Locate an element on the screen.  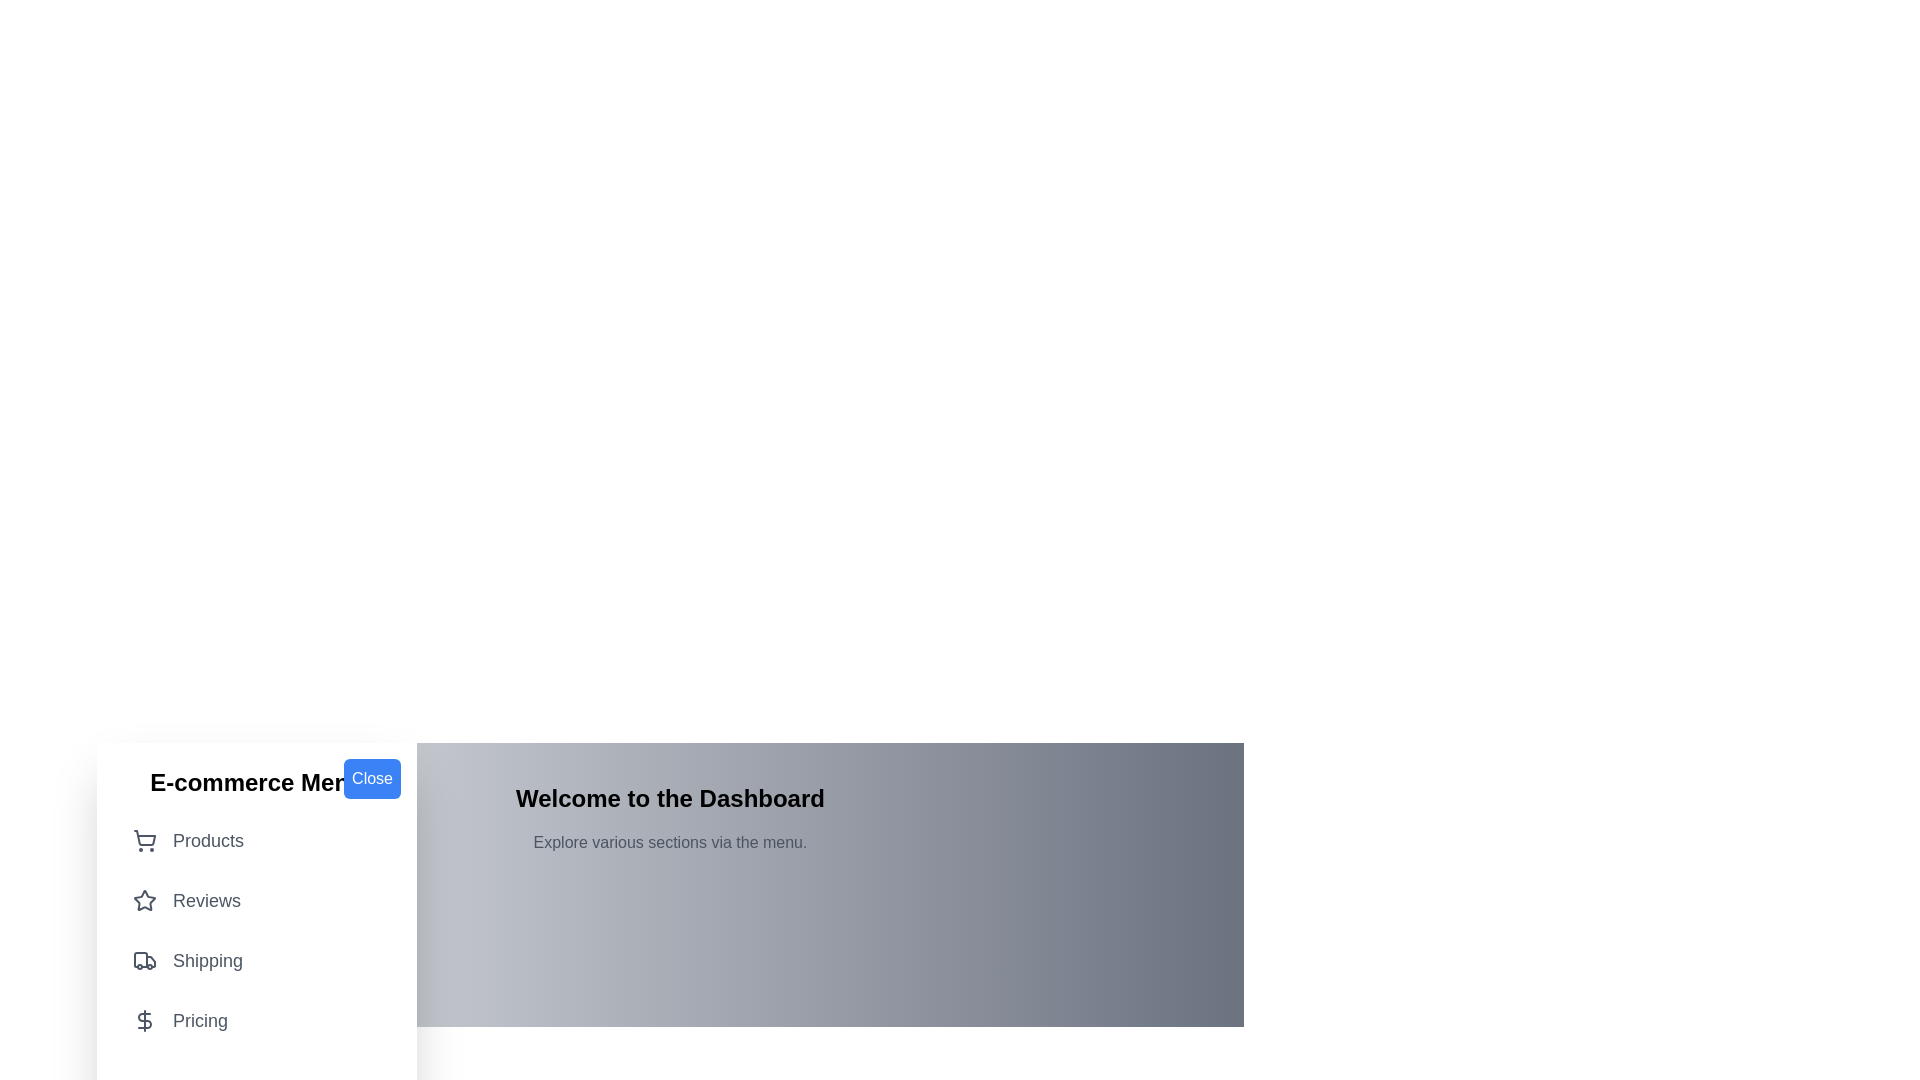
the menu item Pricing is located at coordinates (256, 1021).